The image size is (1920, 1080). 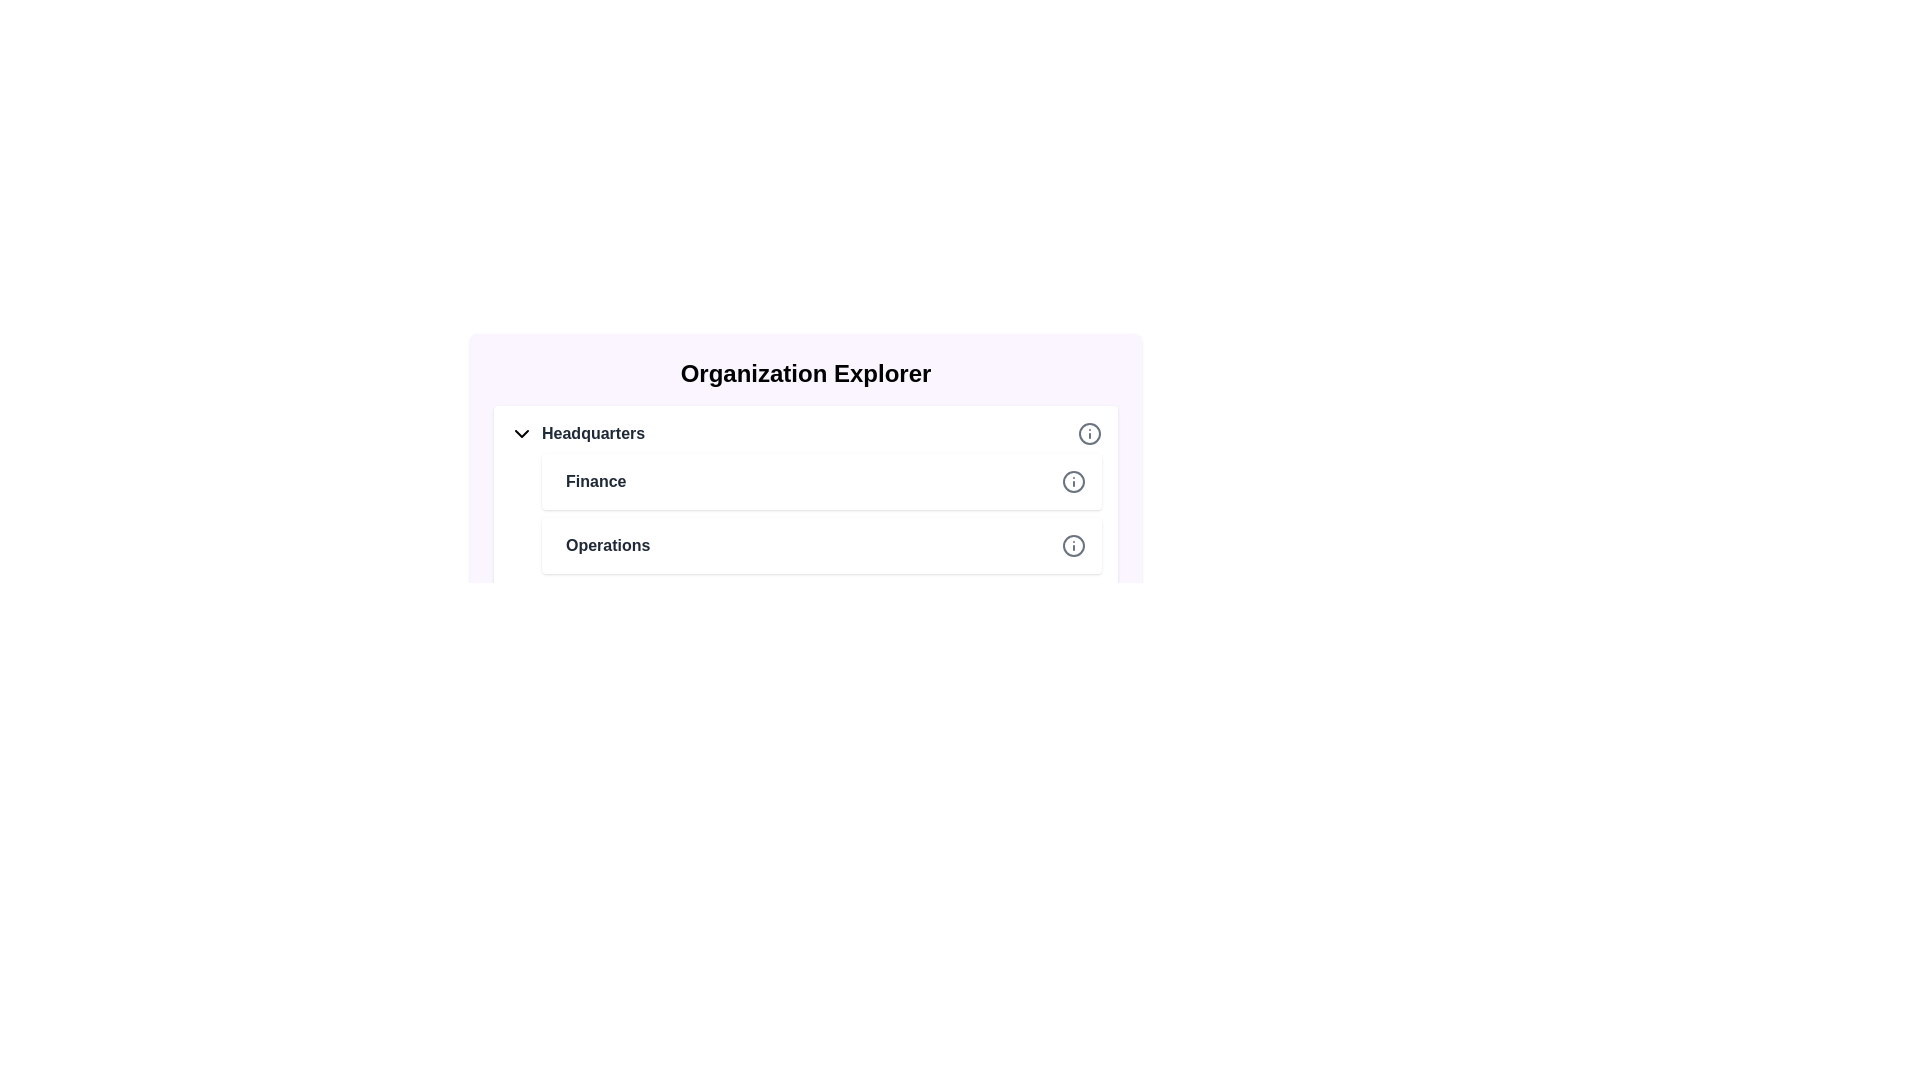 What do you see at coordinates (522, 433) in the screenshot?
I see `the Chevron icon located to the left of the 'Headquarters' text in the 'Organization Explorer' interface` at bounding box center [522, 433].